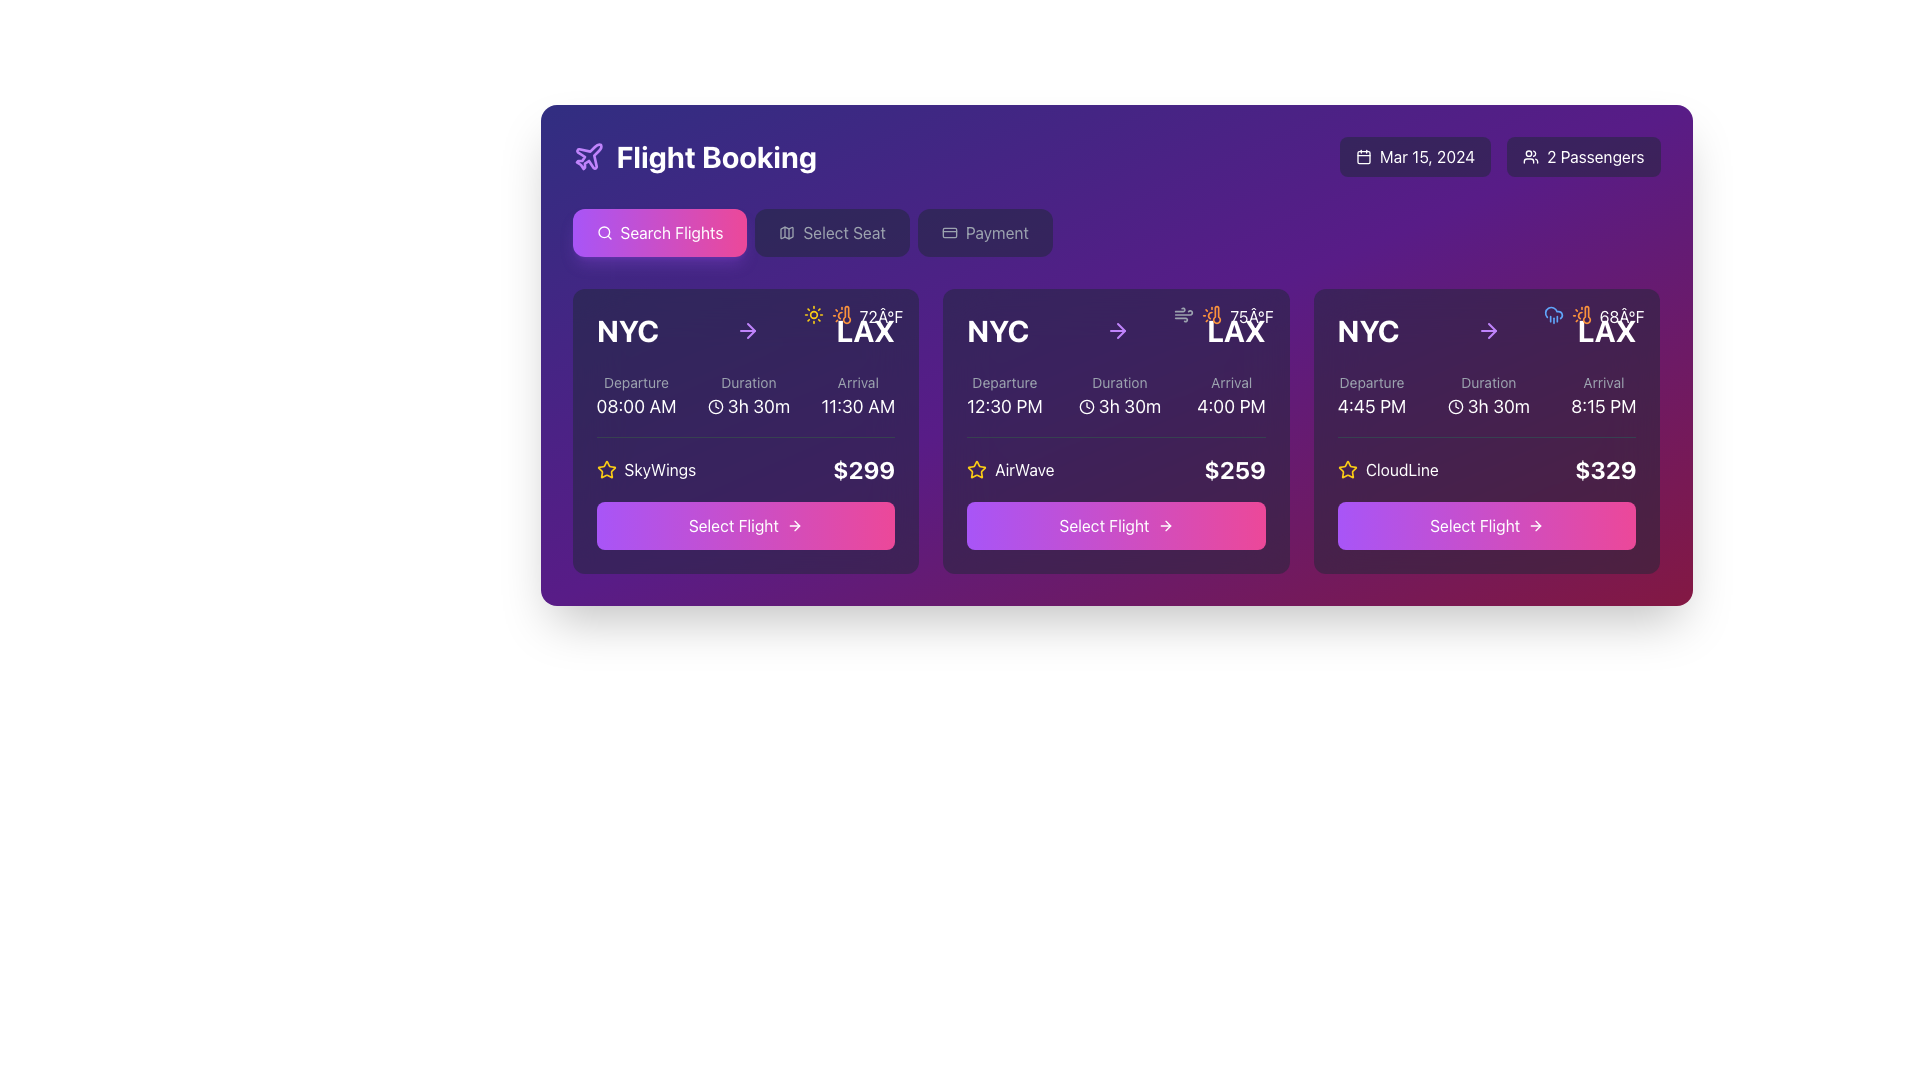 Image resolution: width=1920 pixels, height=1080 pixels. I want to click on the 'Duration' label in small-sized gray font located on the third flight information card, positioned above the duration value '3h 30m', so click(1488, 382).